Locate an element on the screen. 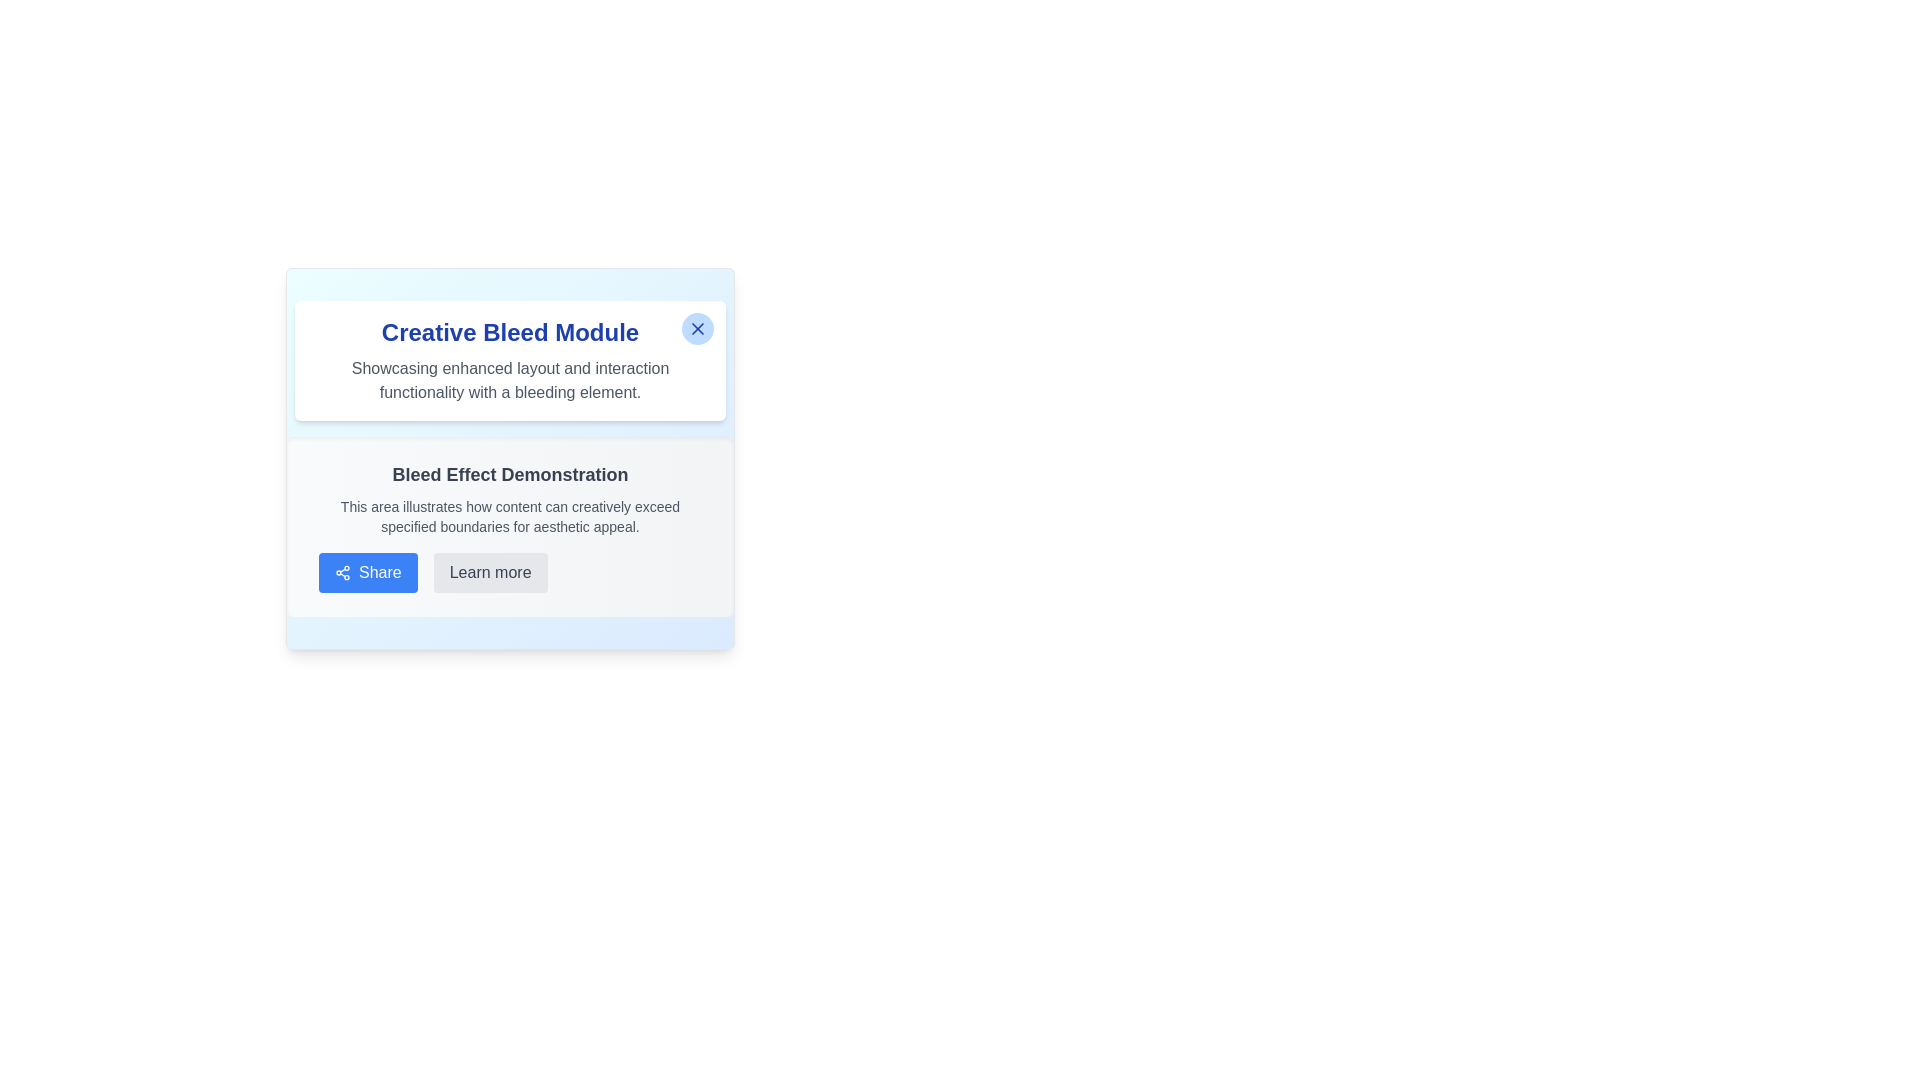  the Text Block providing information about the 'Bleed Effect Demonstration', located centrally beneath the header and above the 'Share' and 'Learn more' buttons is located at coordinates (510, 515).